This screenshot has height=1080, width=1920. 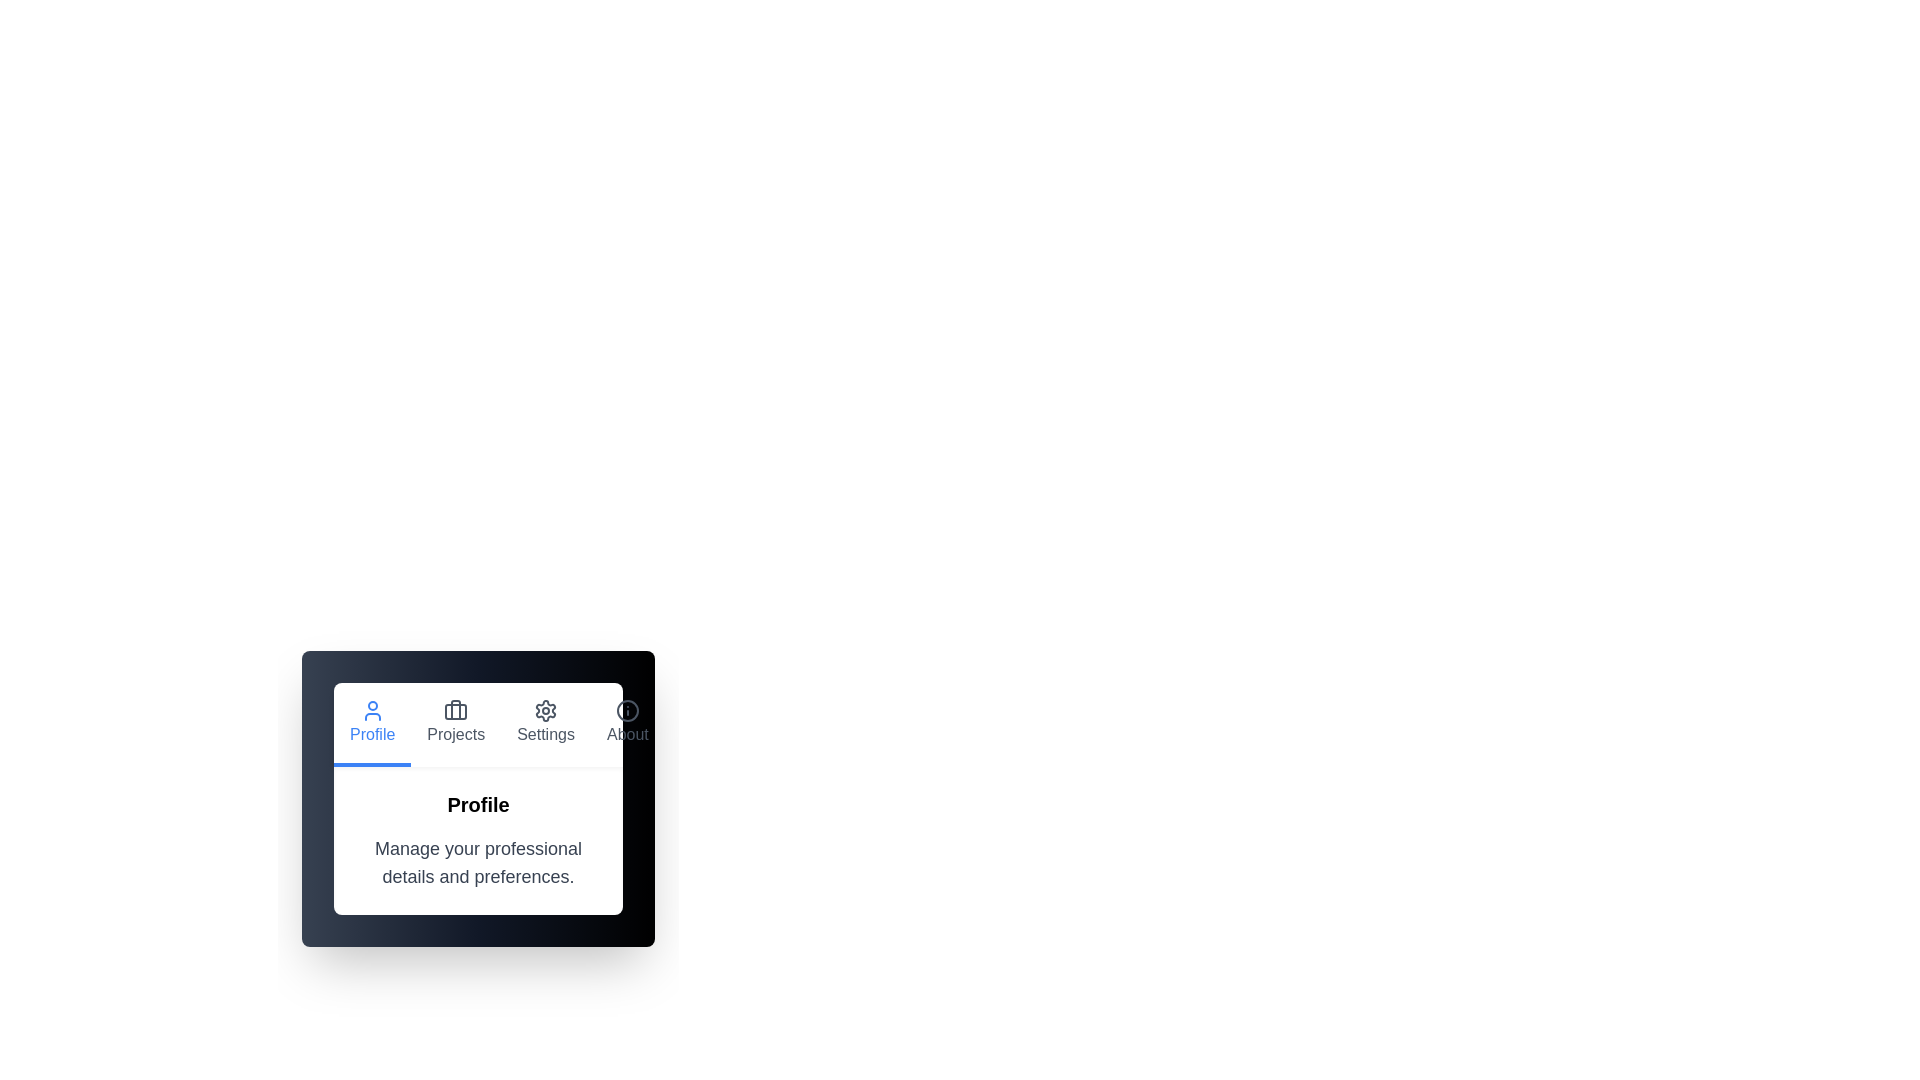 What do you see at coordinates (627, 725) in the screenshot?
I see `the tab button labeled About` at bounding box center [627, 725].